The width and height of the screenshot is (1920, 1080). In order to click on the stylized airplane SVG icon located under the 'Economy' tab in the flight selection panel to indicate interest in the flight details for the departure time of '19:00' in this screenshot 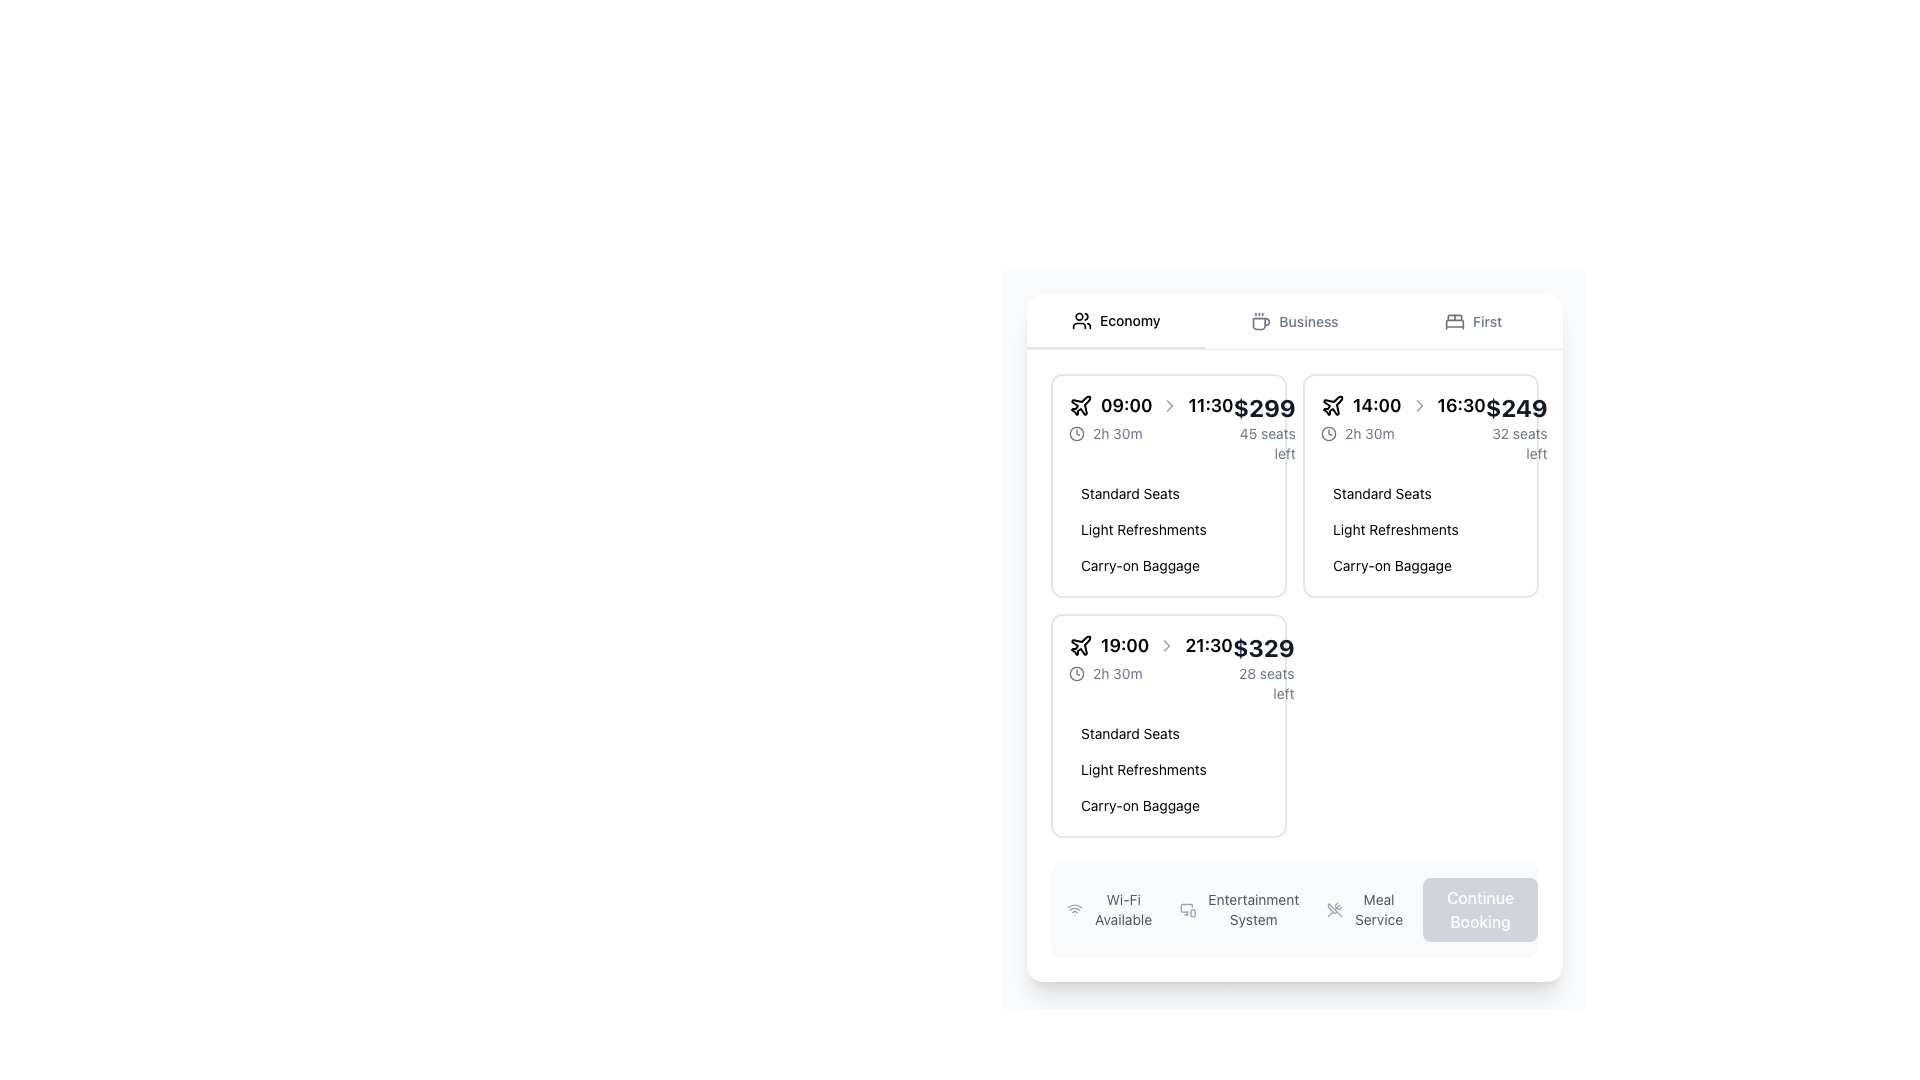, I will do `click(1080, 645)`.